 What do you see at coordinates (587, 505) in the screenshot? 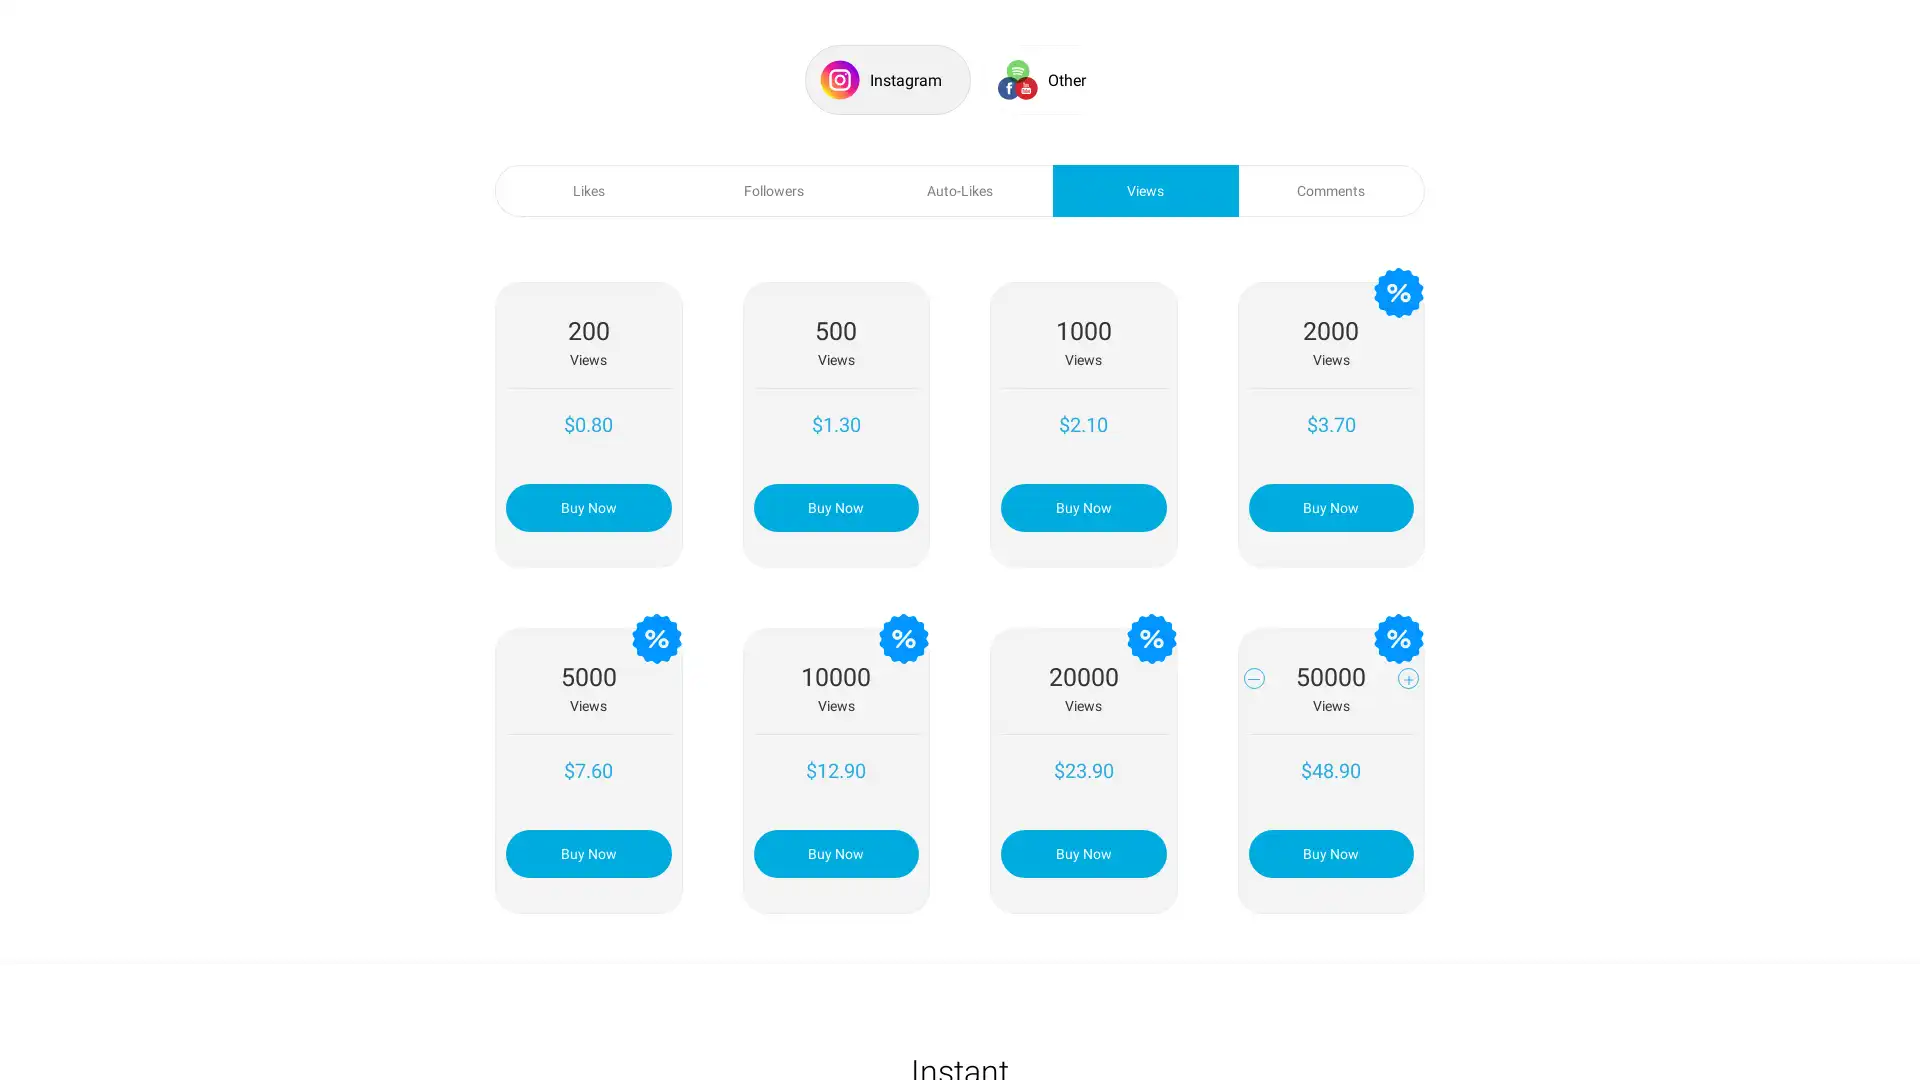
I see `Buy Now` at bounding box center [587, 505].